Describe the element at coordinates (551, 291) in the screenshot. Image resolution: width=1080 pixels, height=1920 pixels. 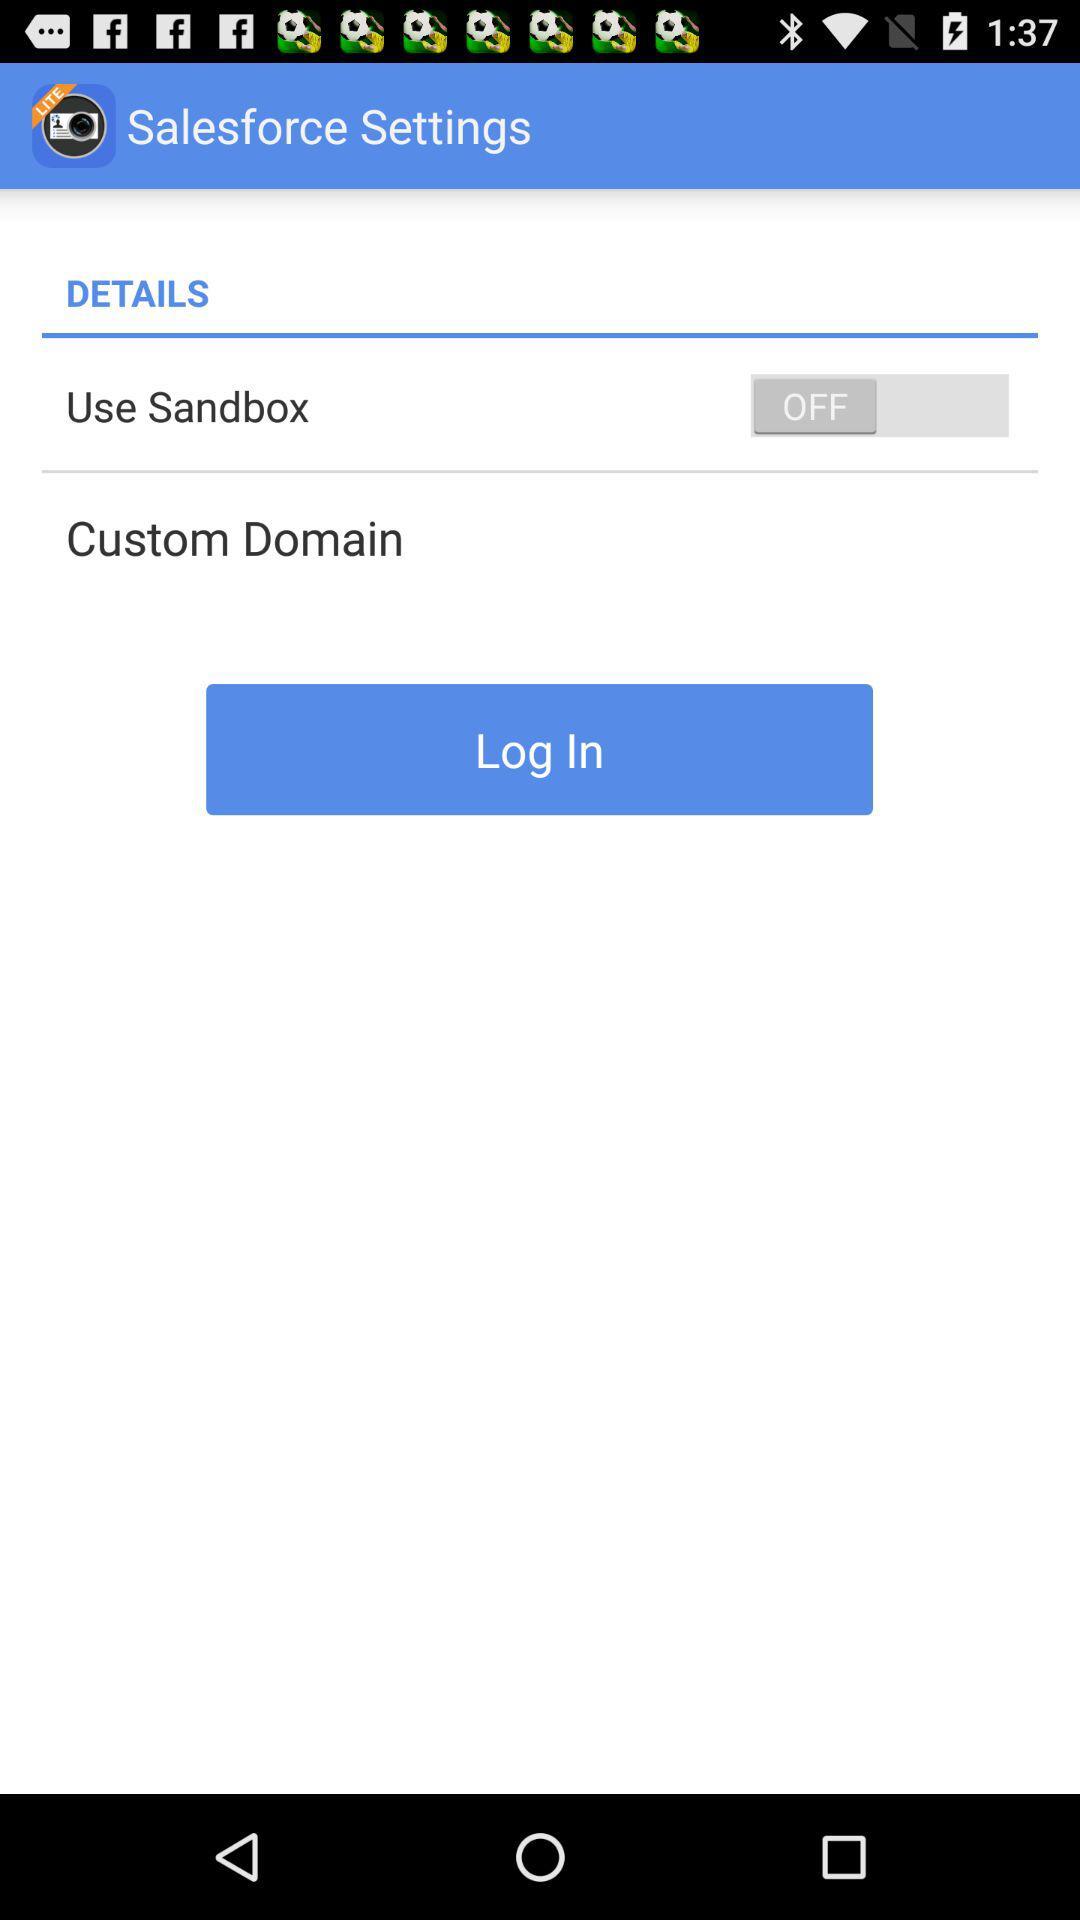
I see `the details` at that location.